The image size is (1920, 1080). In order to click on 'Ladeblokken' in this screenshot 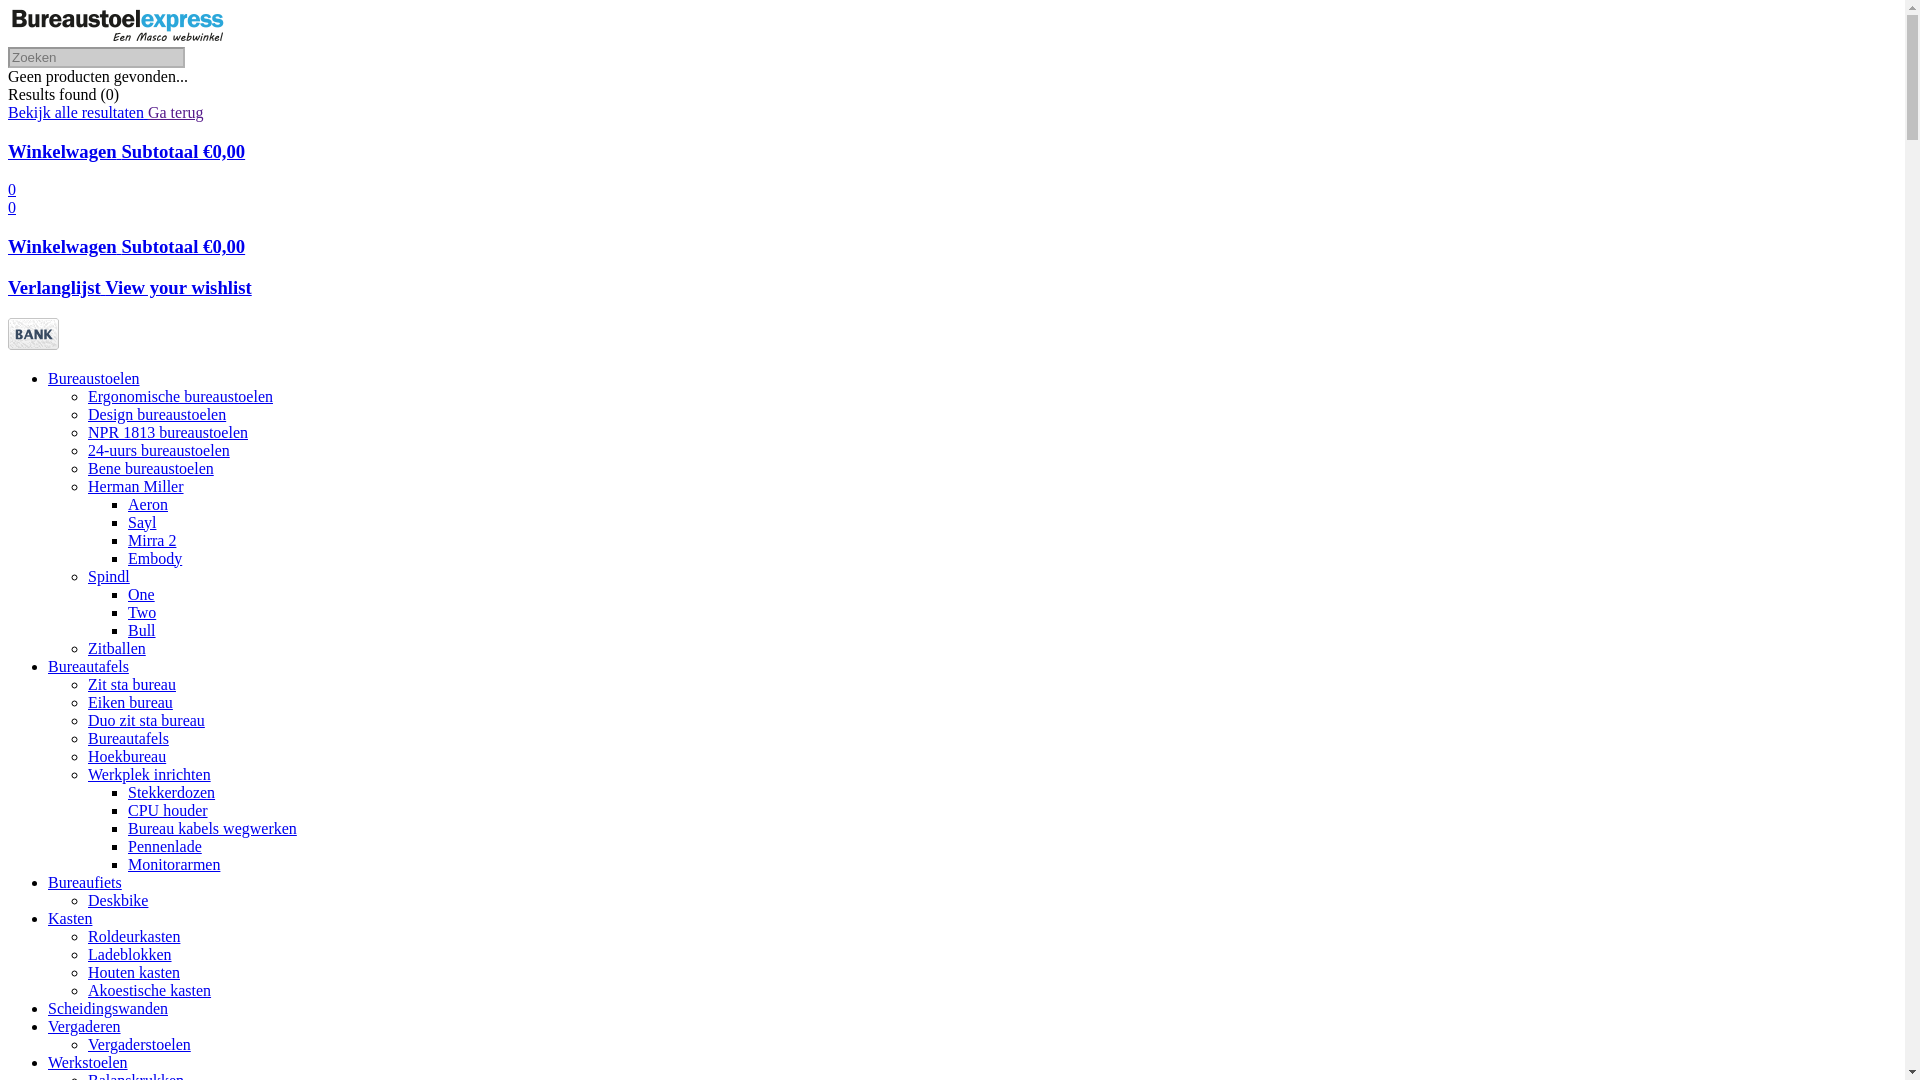, I will do `click(128, 953)`.